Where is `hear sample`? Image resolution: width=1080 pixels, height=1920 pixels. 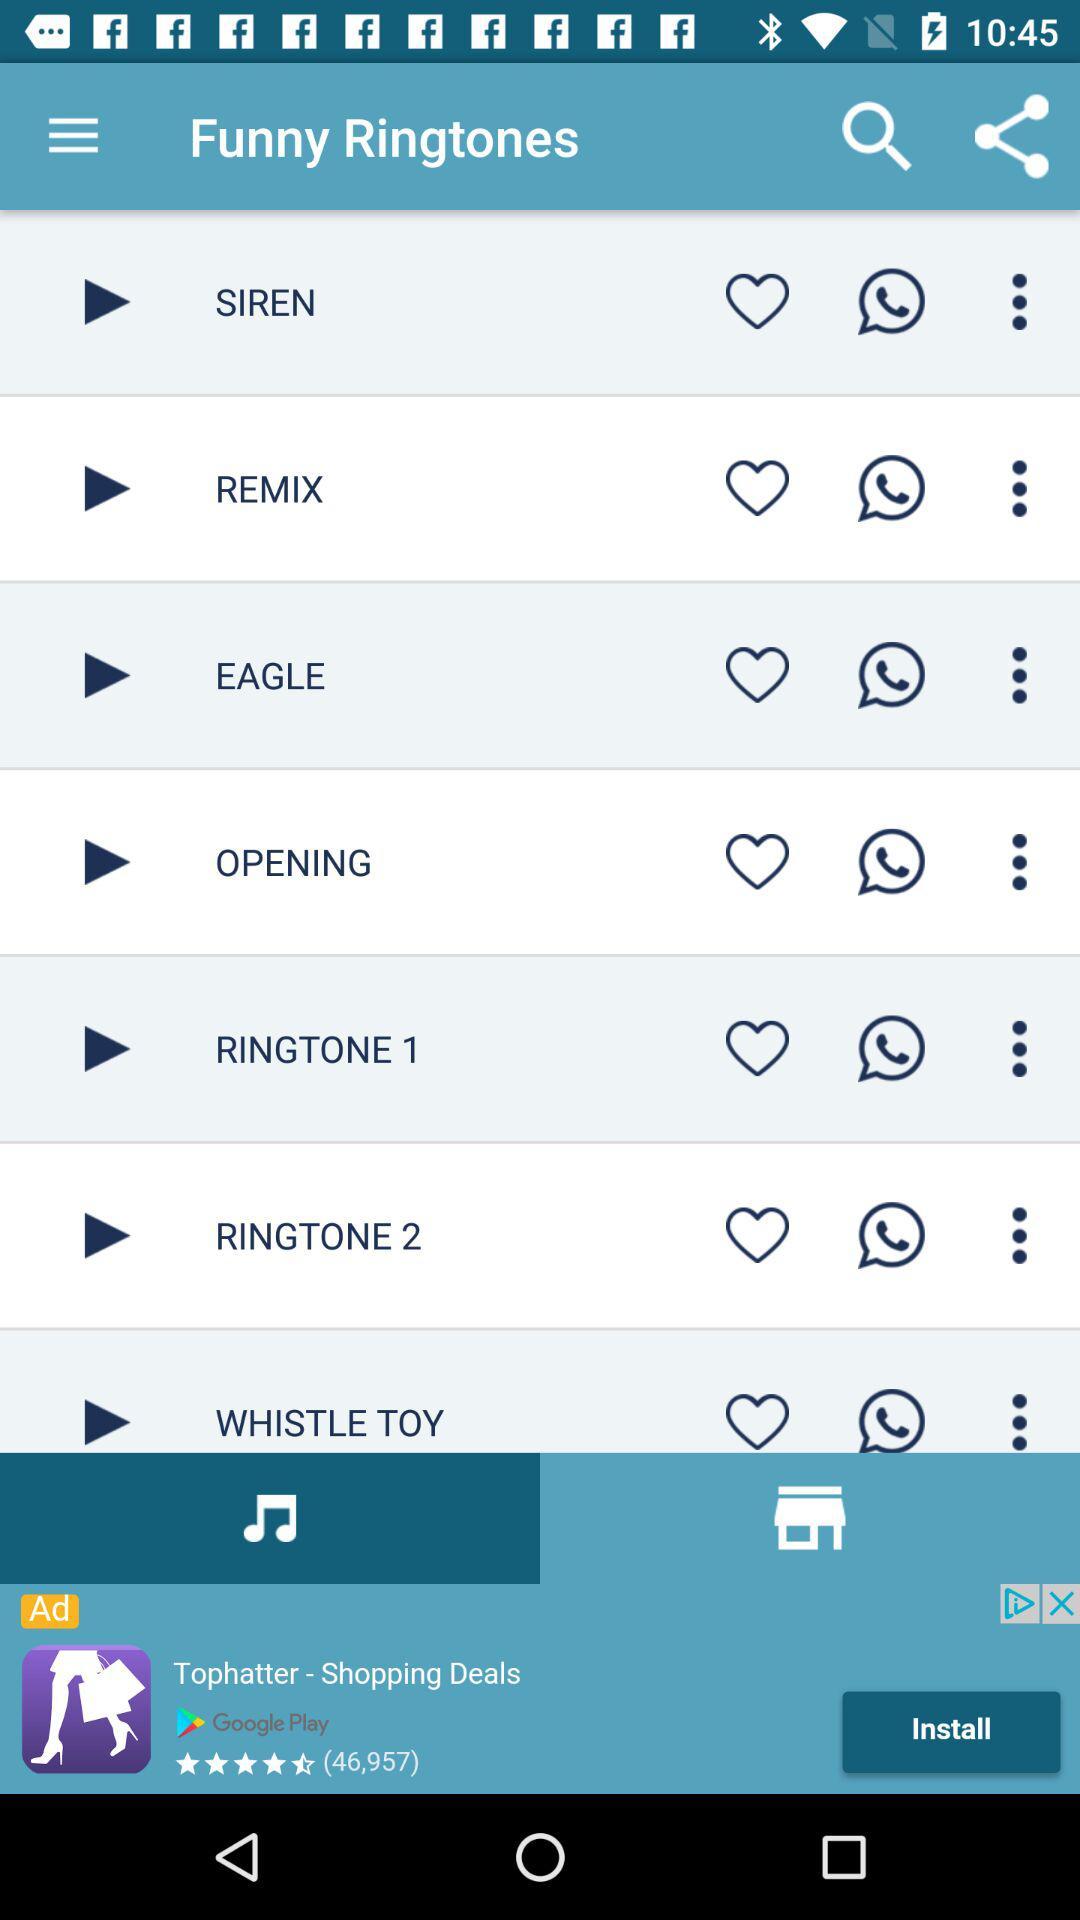
hear sample is located at coordinates (107, 488).